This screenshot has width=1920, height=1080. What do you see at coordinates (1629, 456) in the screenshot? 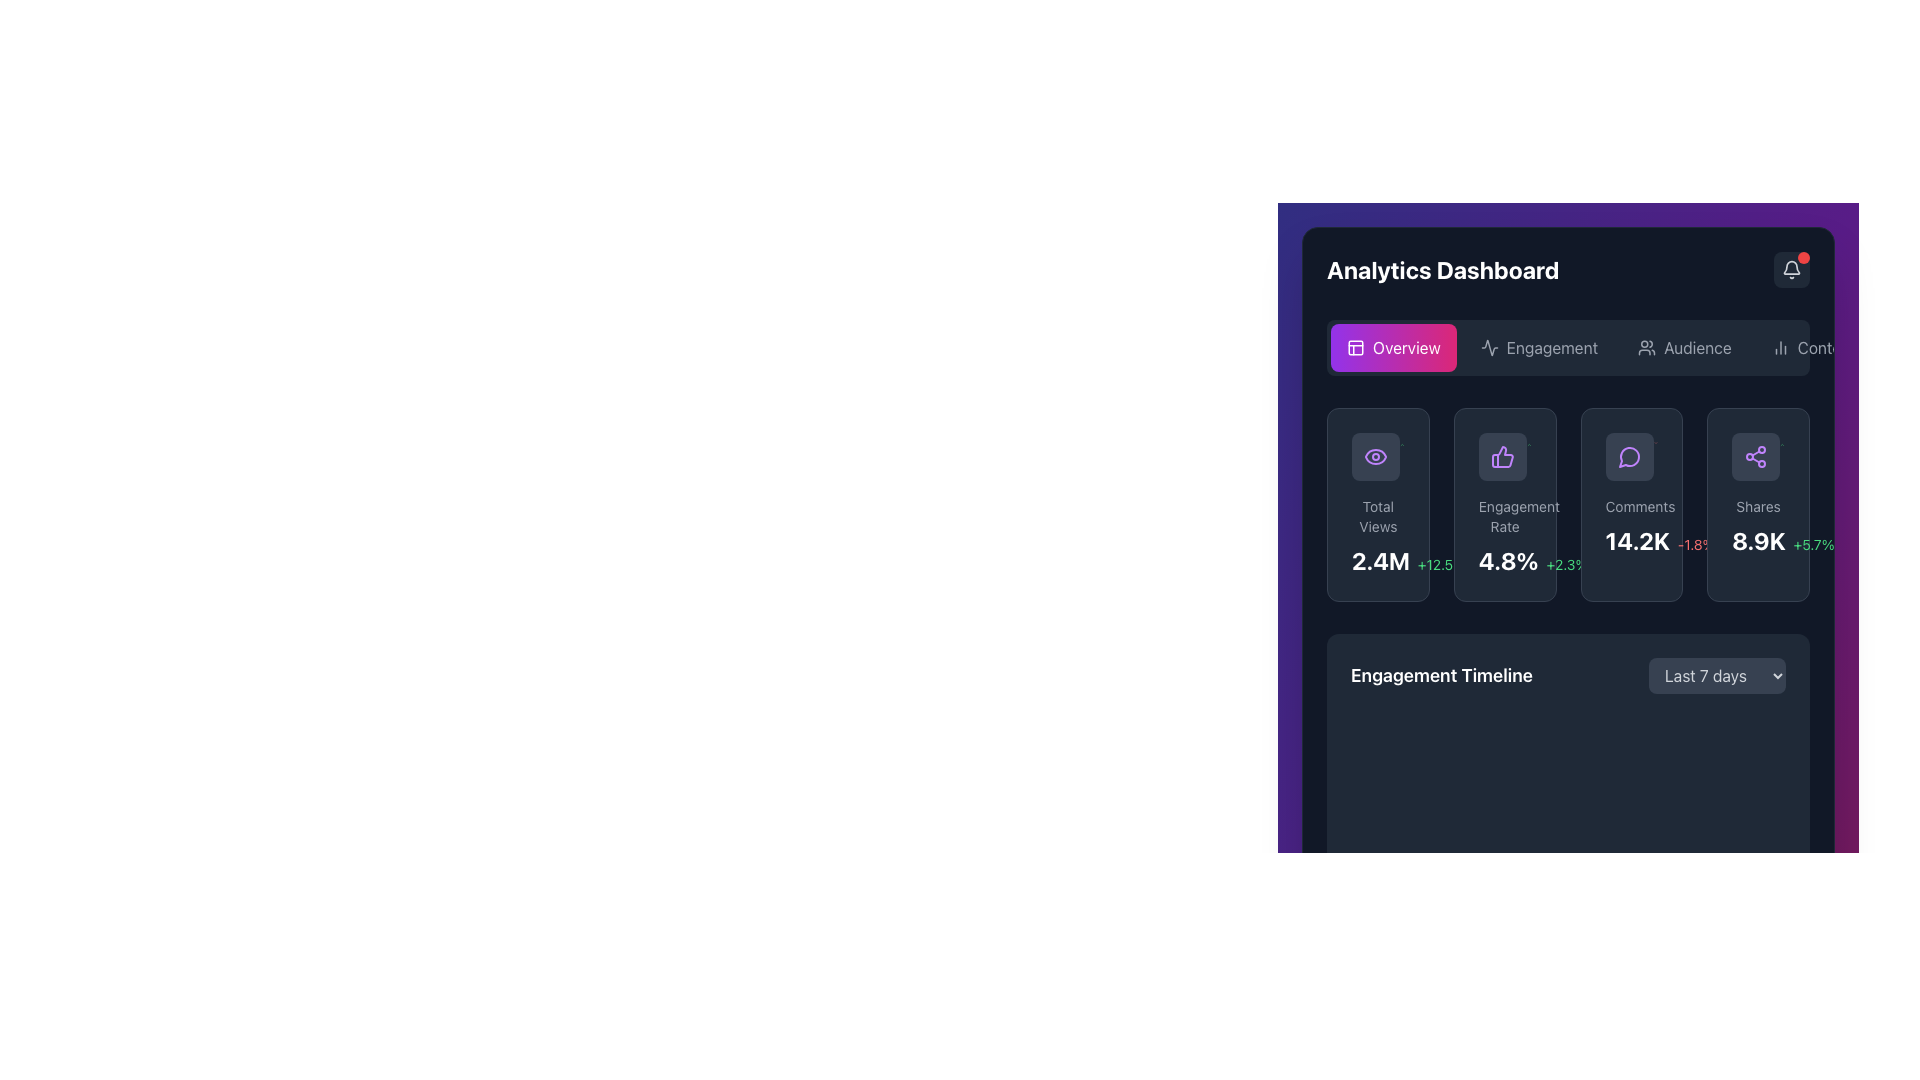
I see `the comments metric icon in the analytics dashboard for metric-specific actions or navigation` at bounding box center [1629, 456].